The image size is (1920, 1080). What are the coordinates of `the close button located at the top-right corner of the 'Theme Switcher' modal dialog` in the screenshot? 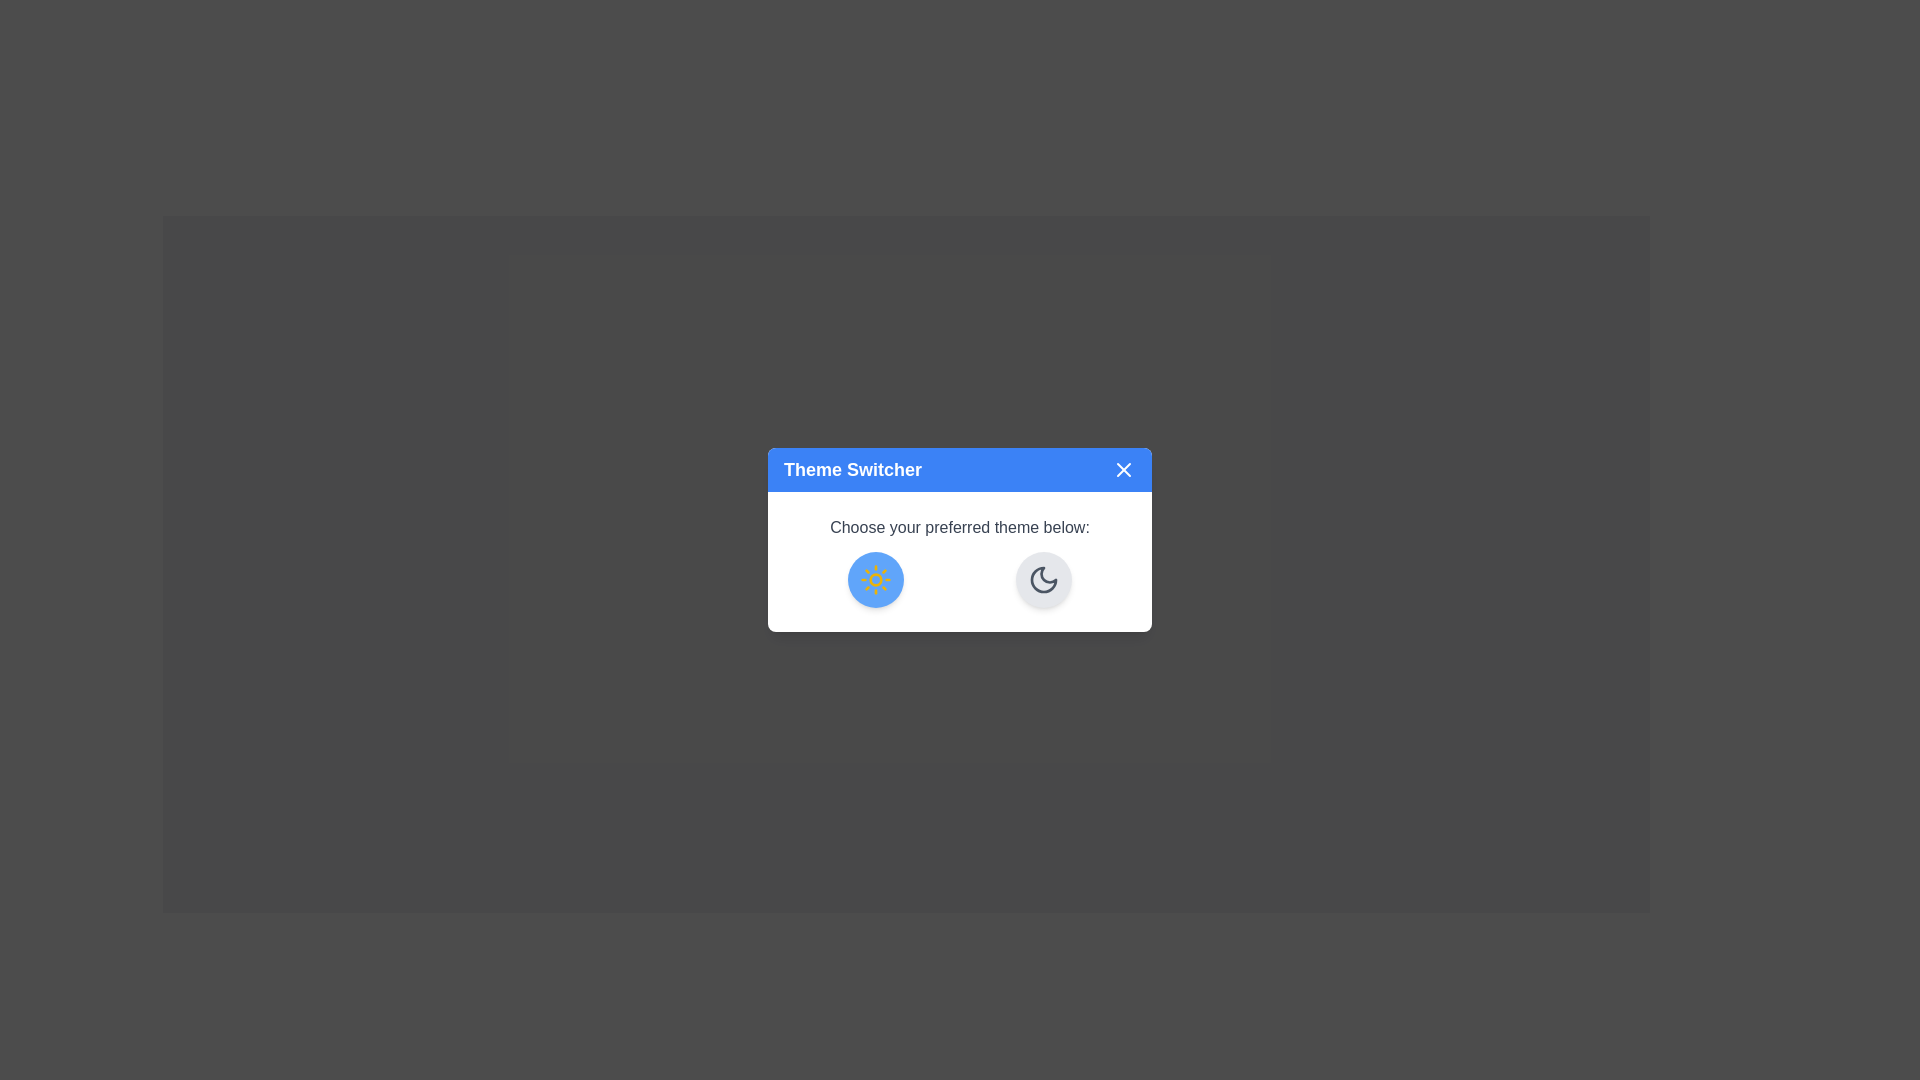 It's located at (1123, 470).